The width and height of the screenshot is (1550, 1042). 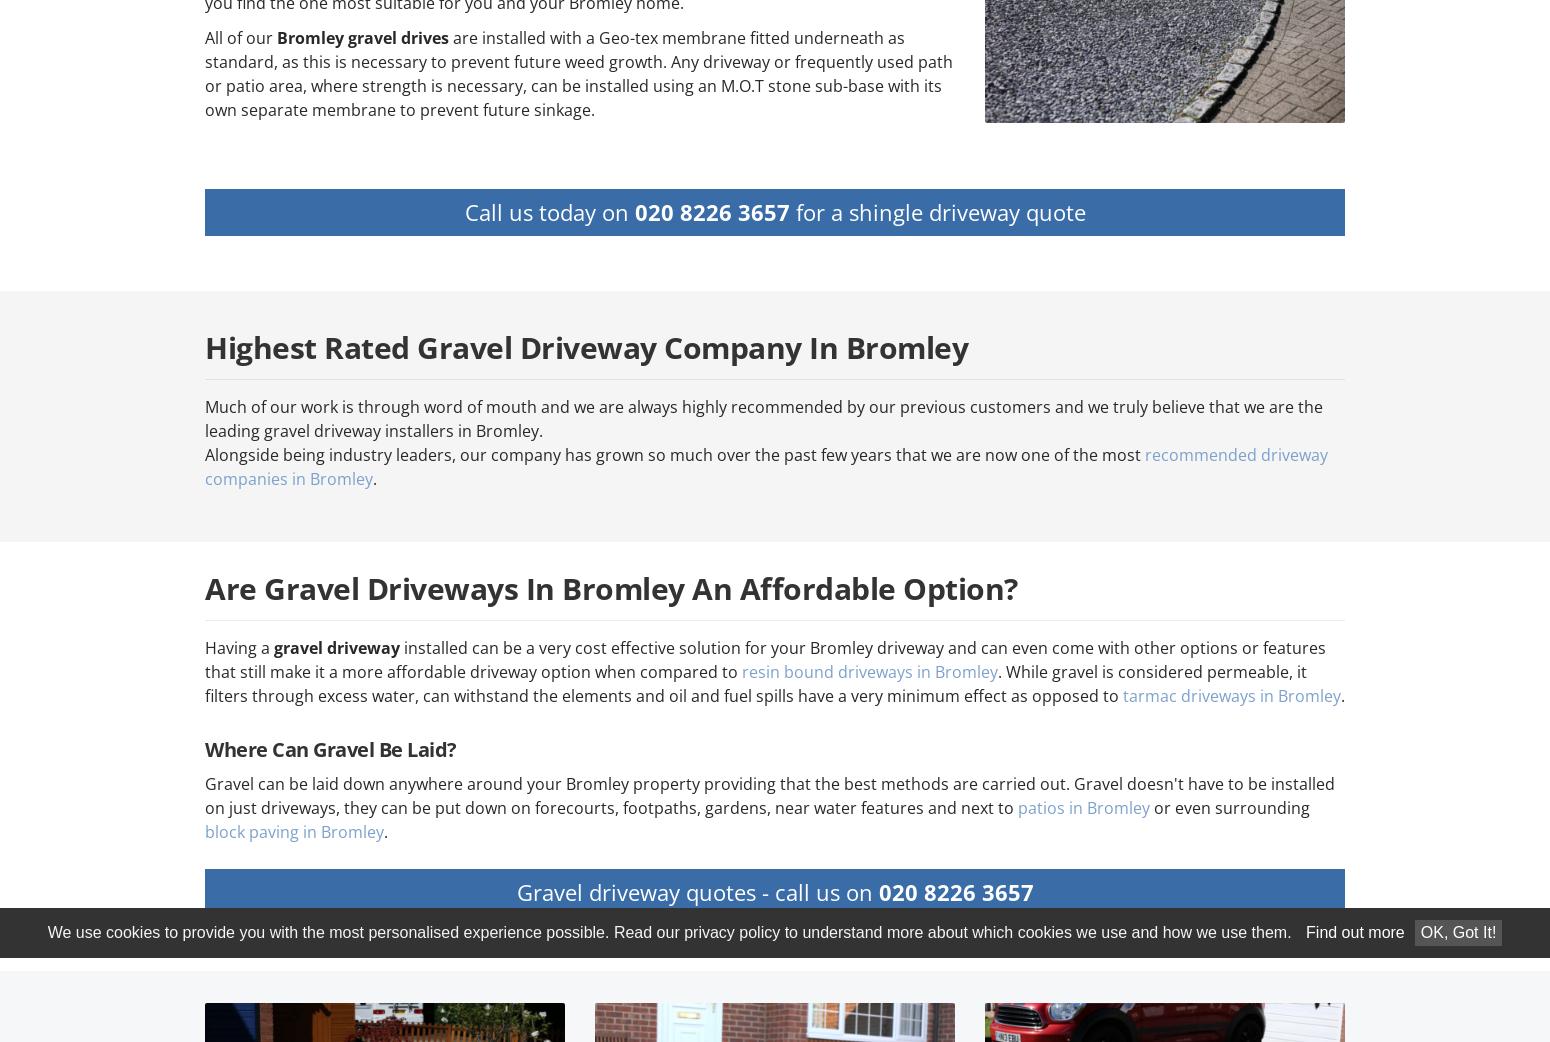 What do you see at coordinates (766, 467) in the screenshot?
I see `'recommended driveway companies in Bromley'` at bounding box center [766, 467].